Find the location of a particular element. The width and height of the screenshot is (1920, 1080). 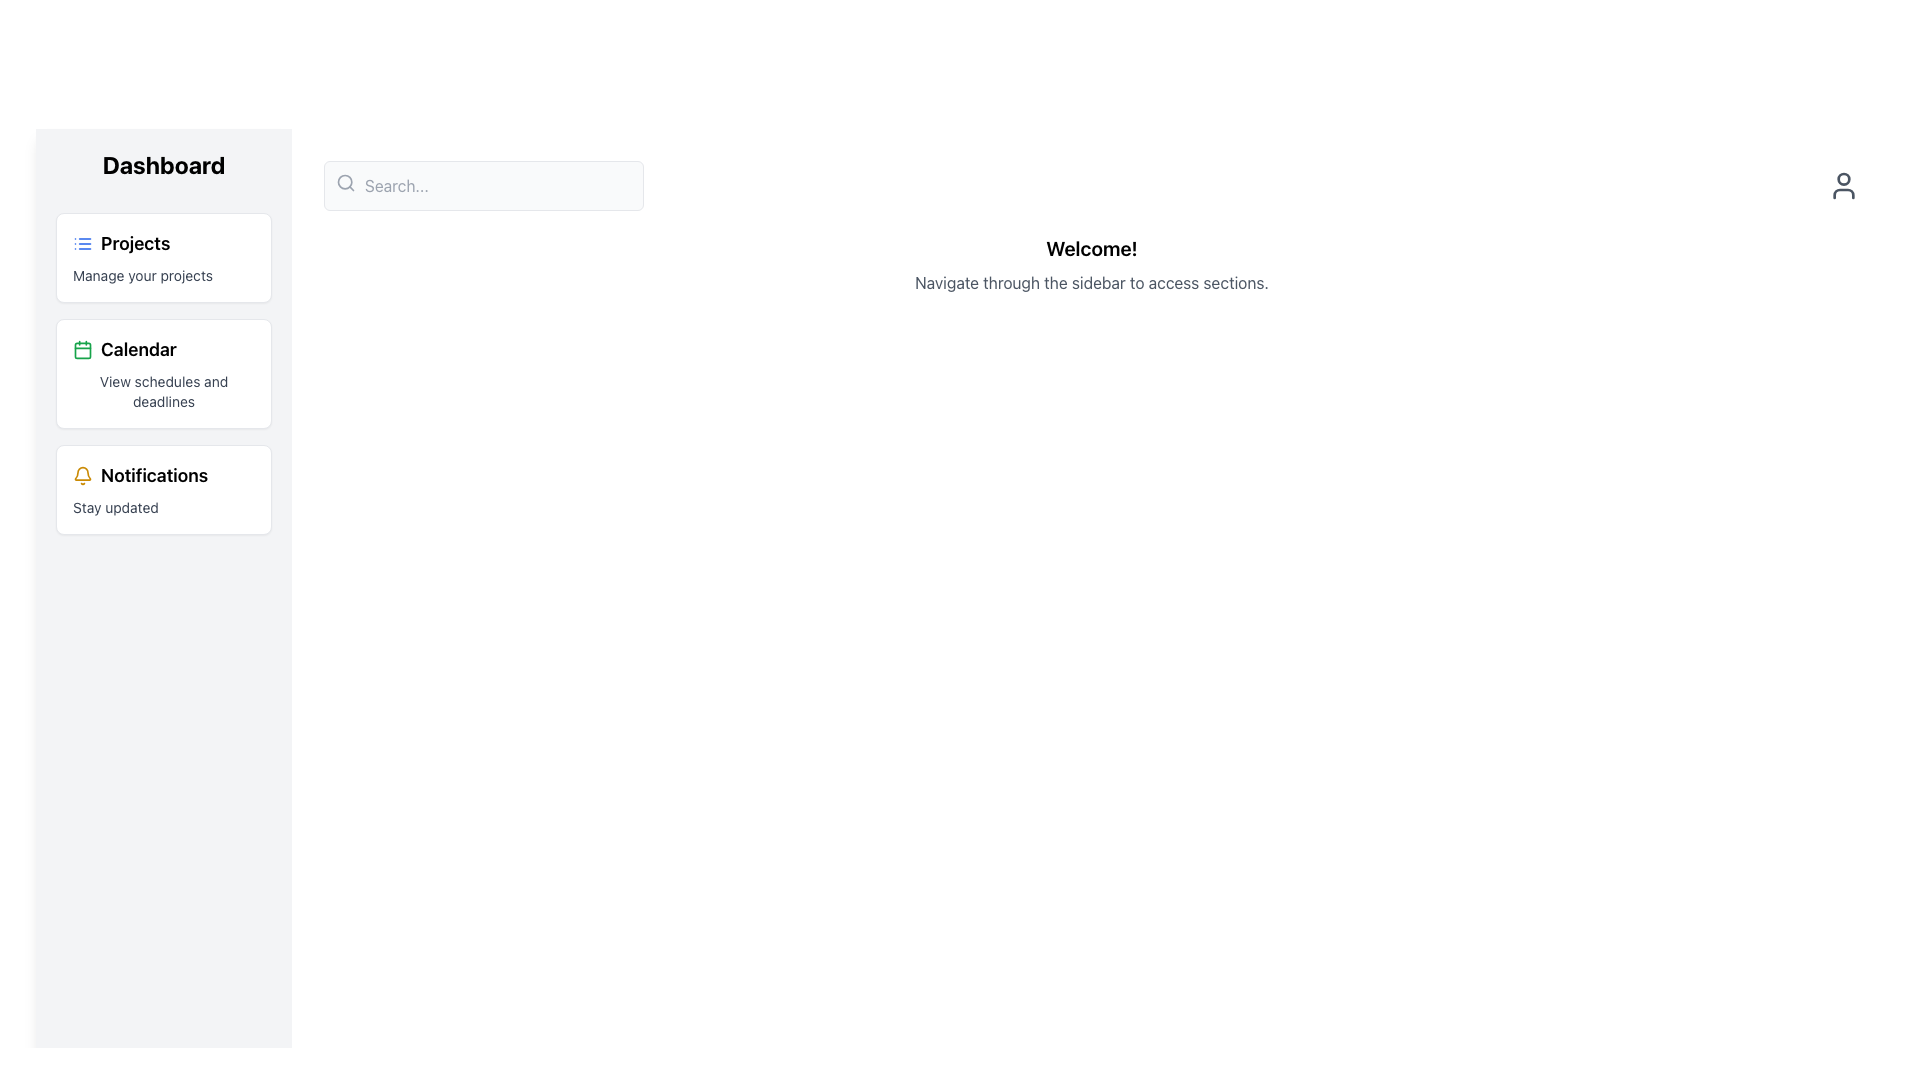

the magnifying glass icon, which is a visual cue for search functionality, located within the search bar area is located at coordinates (345, 182).